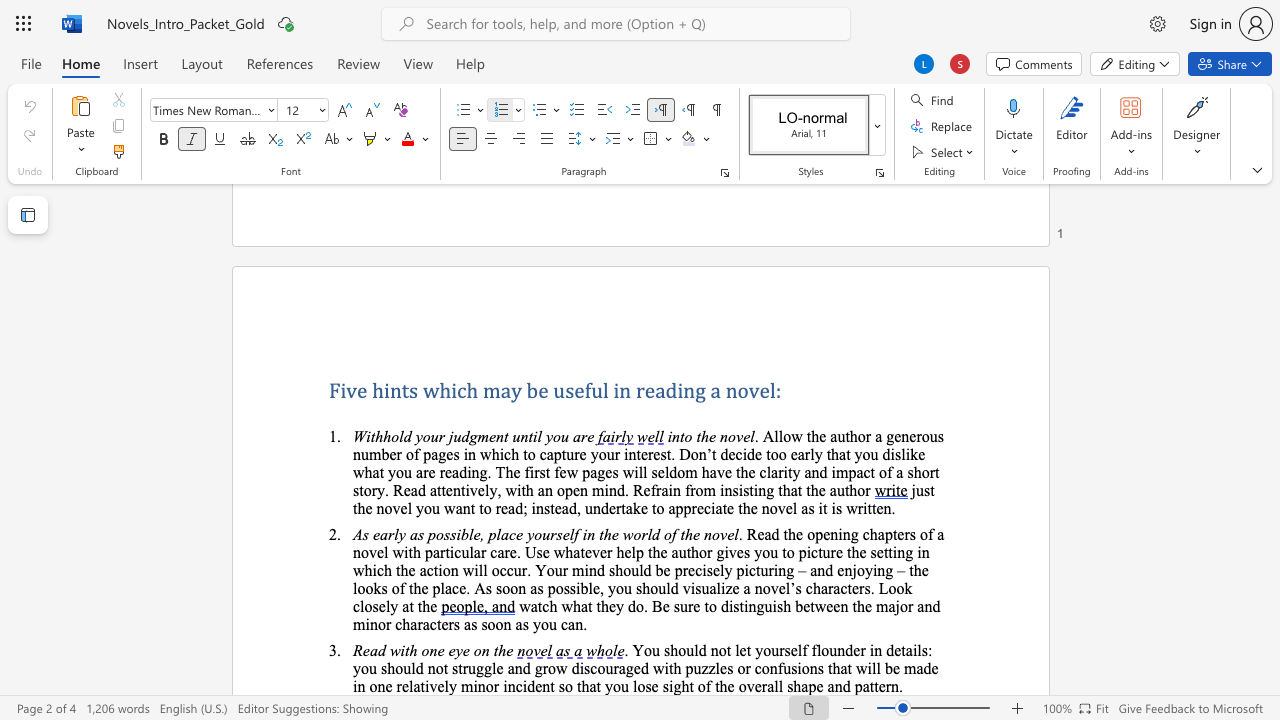  I want to click on the 2th character "h" in the text, so click(391, 668).